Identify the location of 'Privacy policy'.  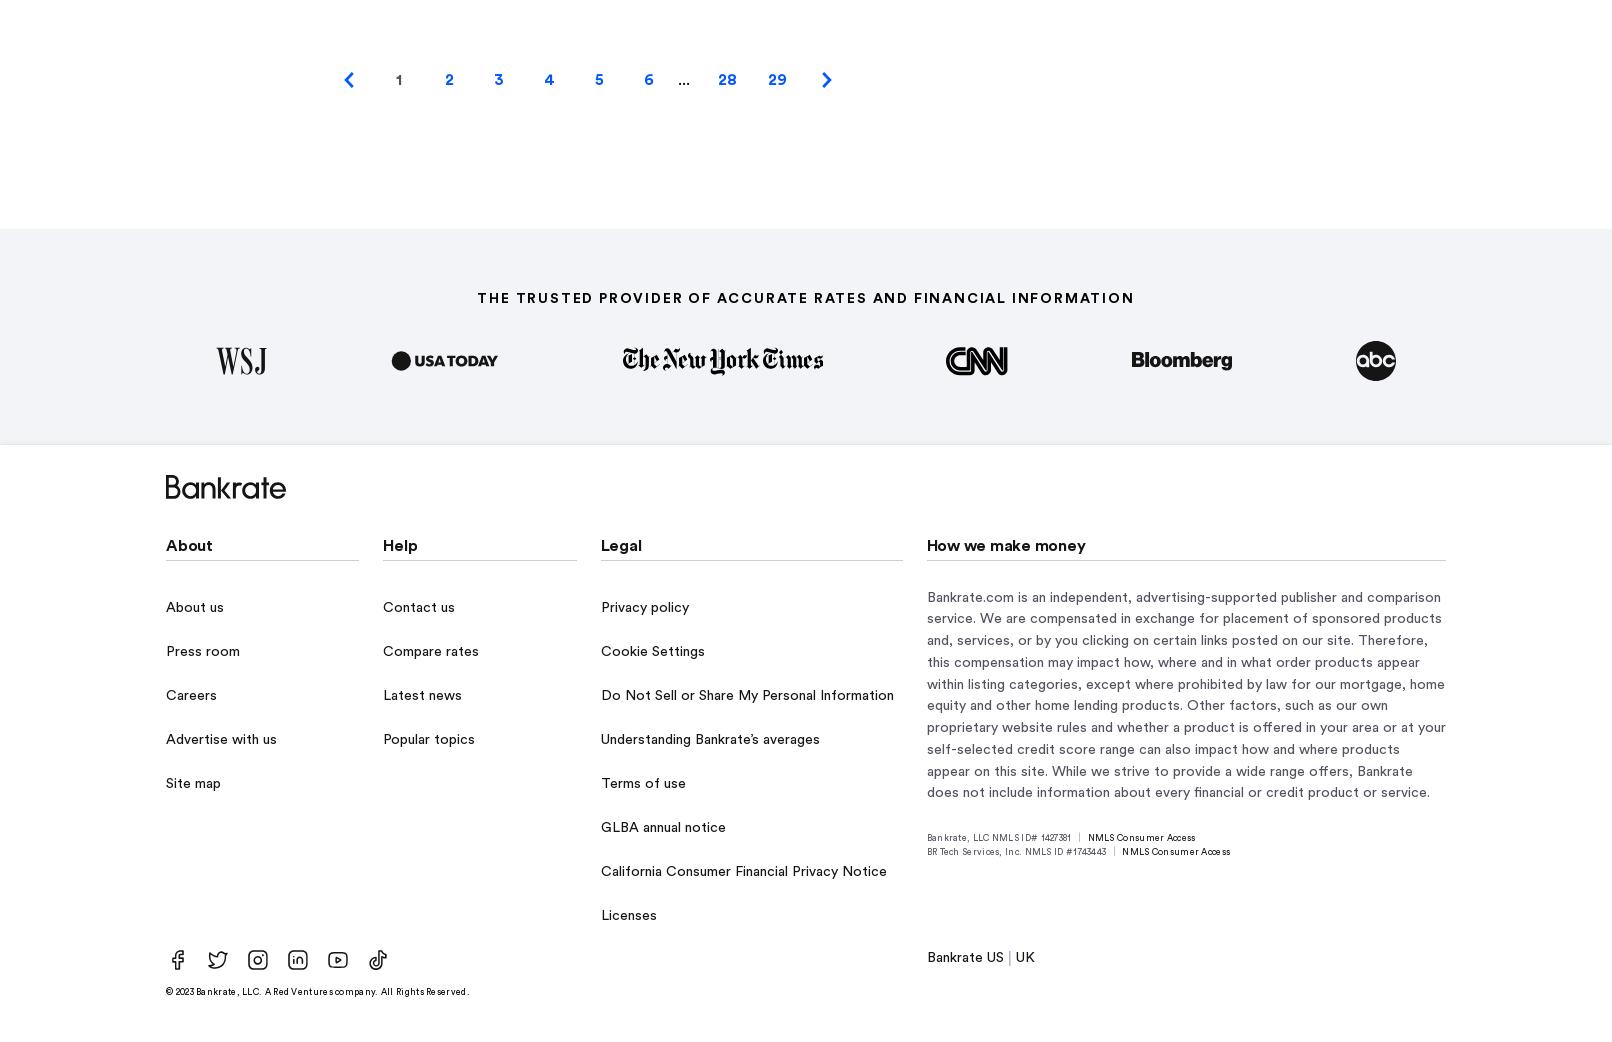
(599, 607).